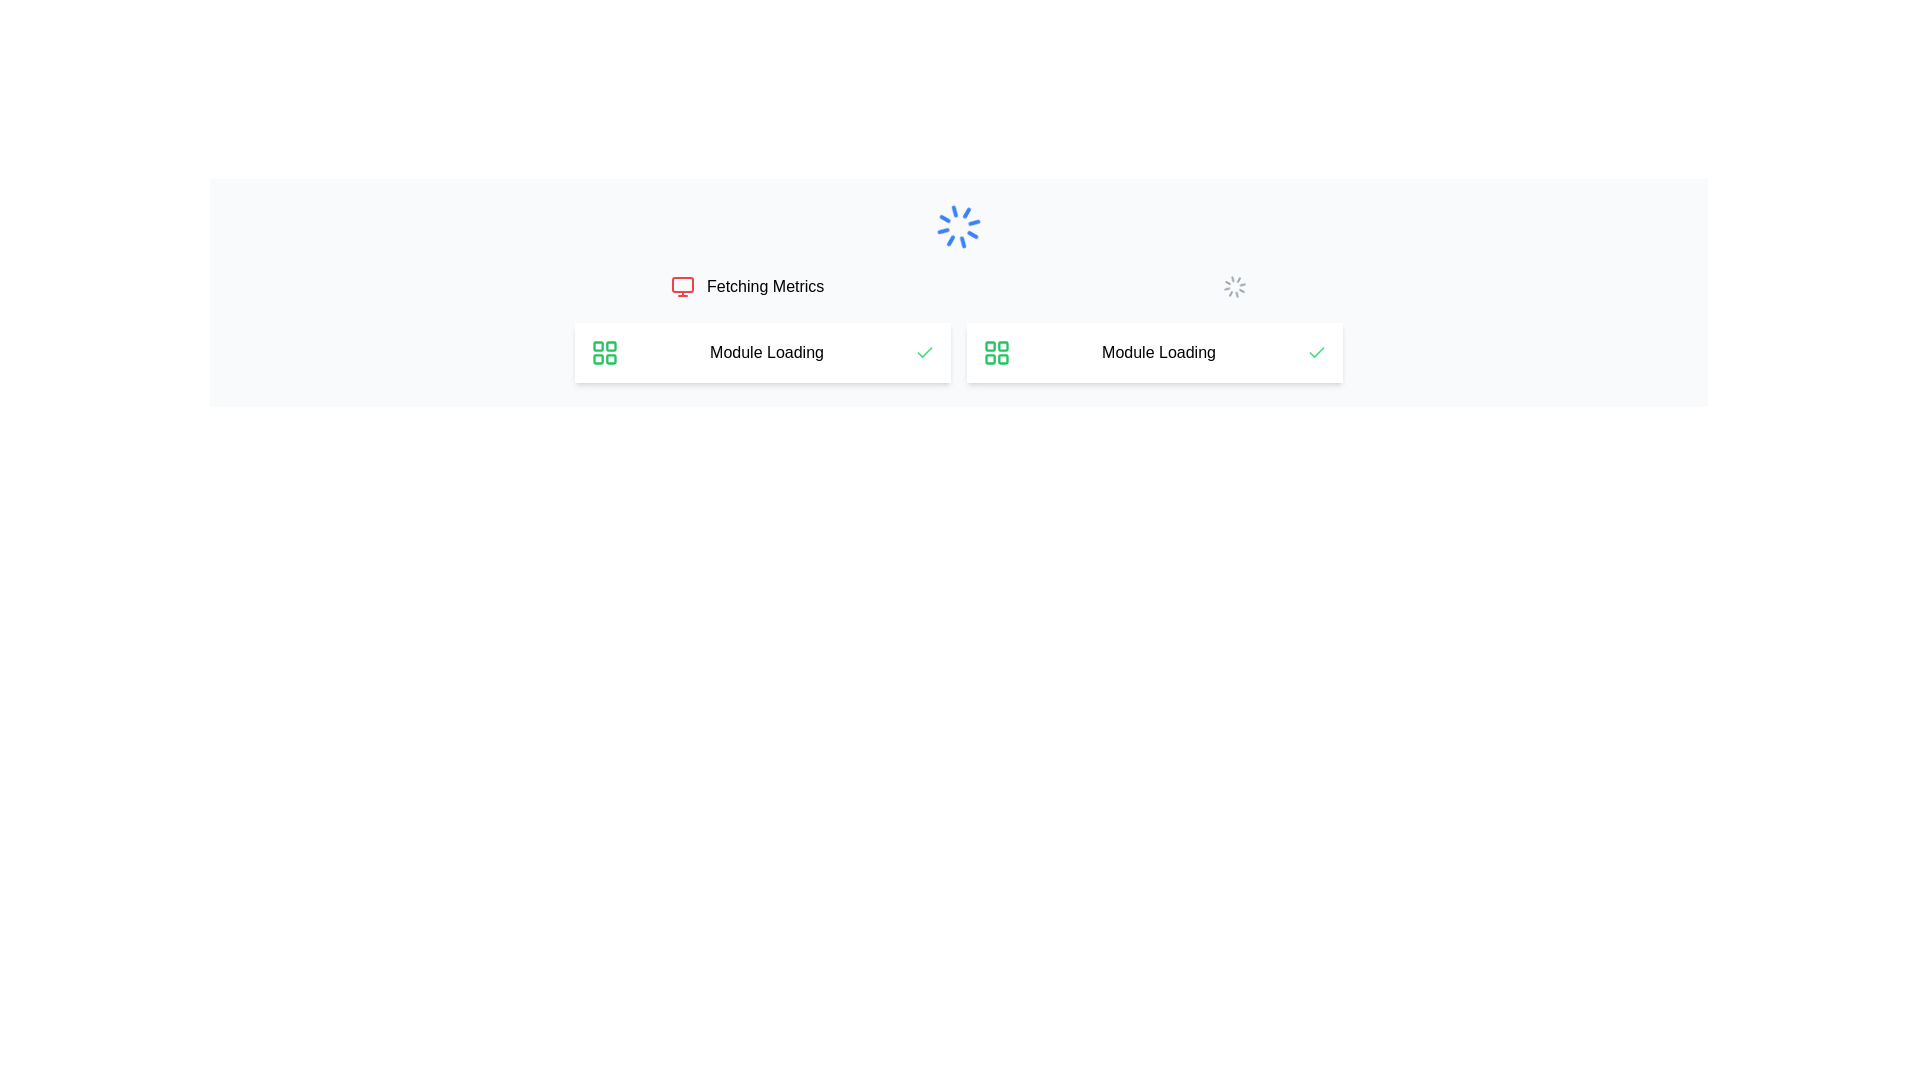 The width and height of the screenshot is (1920, 1080). Describe the element at coordinates (1316, 350) in the screenshot. I see `the checkmark icon within the SVG that indicates a successful status for the 'Module Loading' process. This icon is located on the right side of the card-like component displaying the corresponding text` at that location.